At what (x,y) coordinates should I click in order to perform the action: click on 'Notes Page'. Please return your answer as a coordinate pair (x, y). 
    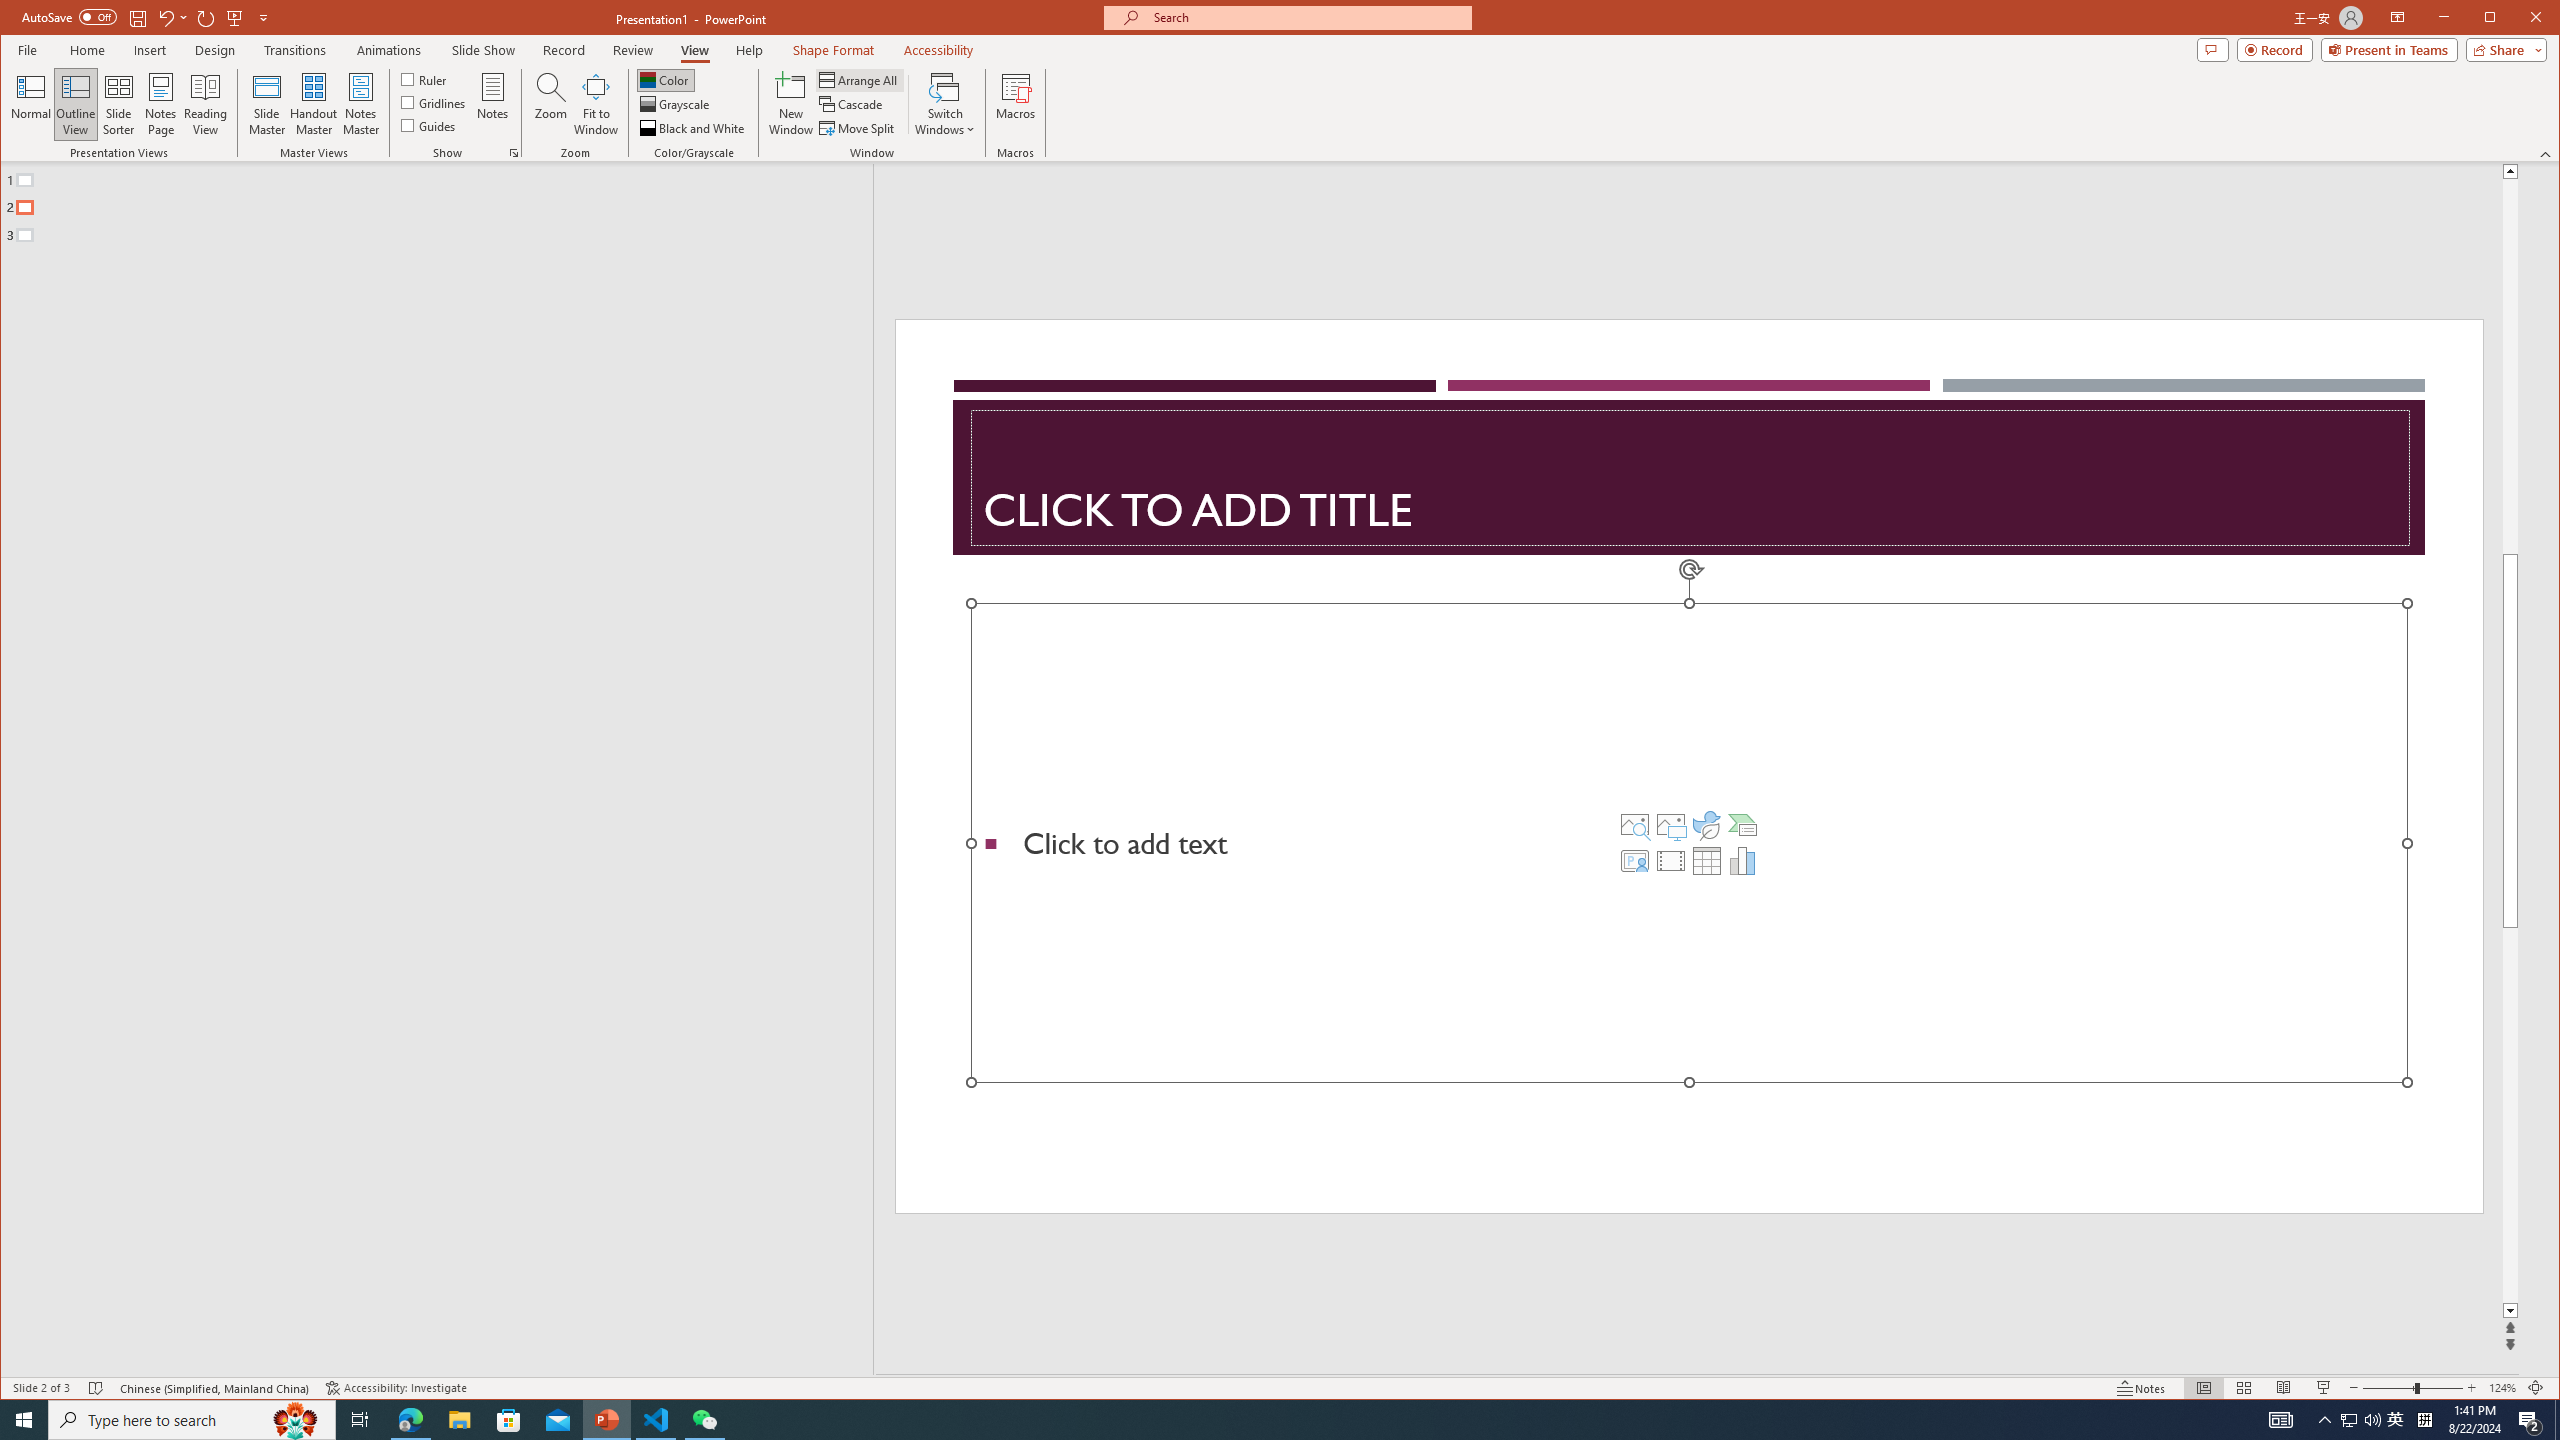
    Looking at the image, I should click on (160, 103).